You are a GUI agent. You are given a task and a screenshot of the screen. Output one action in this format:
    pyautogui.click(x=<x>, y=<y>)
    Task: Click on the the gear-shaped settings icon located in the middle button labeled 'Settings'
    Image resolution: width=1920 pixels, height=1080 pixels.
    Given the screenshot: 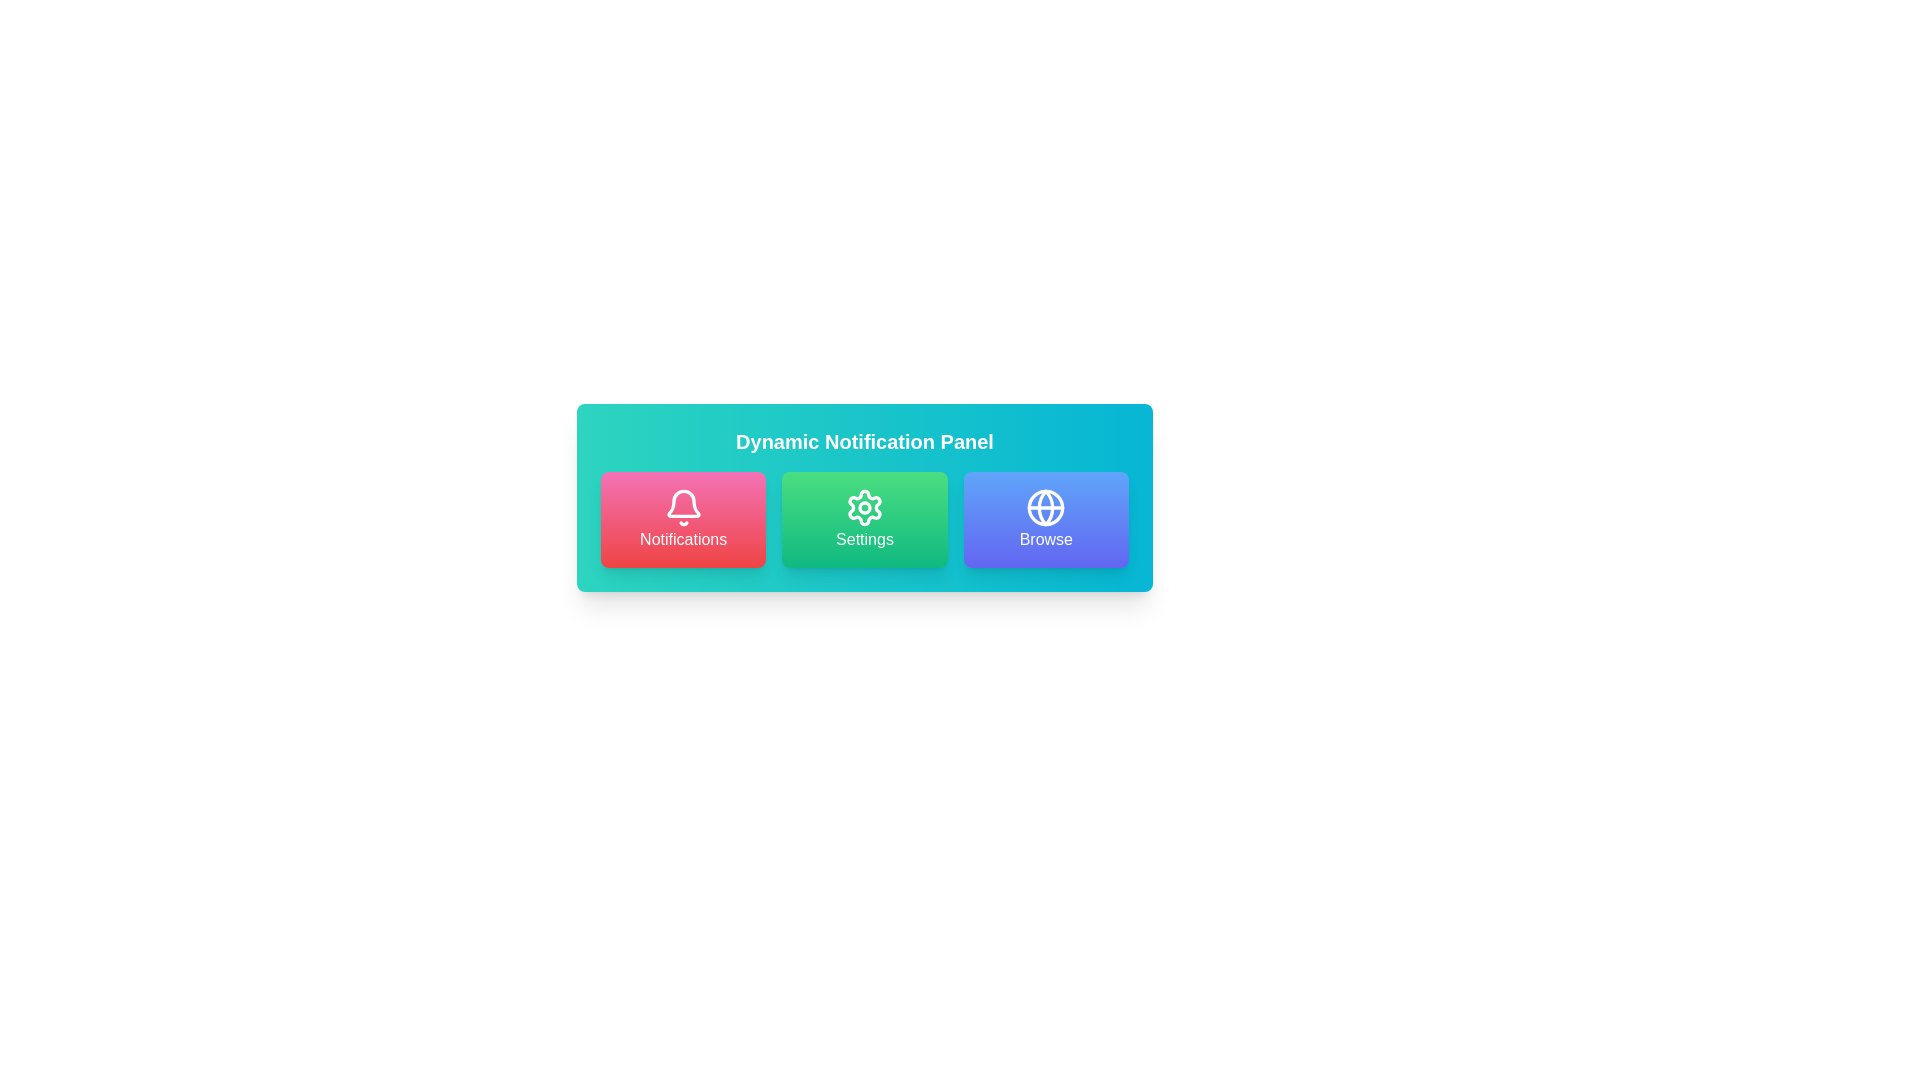 What is the action you would take?
    pyautogui.click(x=864, y=507)
    